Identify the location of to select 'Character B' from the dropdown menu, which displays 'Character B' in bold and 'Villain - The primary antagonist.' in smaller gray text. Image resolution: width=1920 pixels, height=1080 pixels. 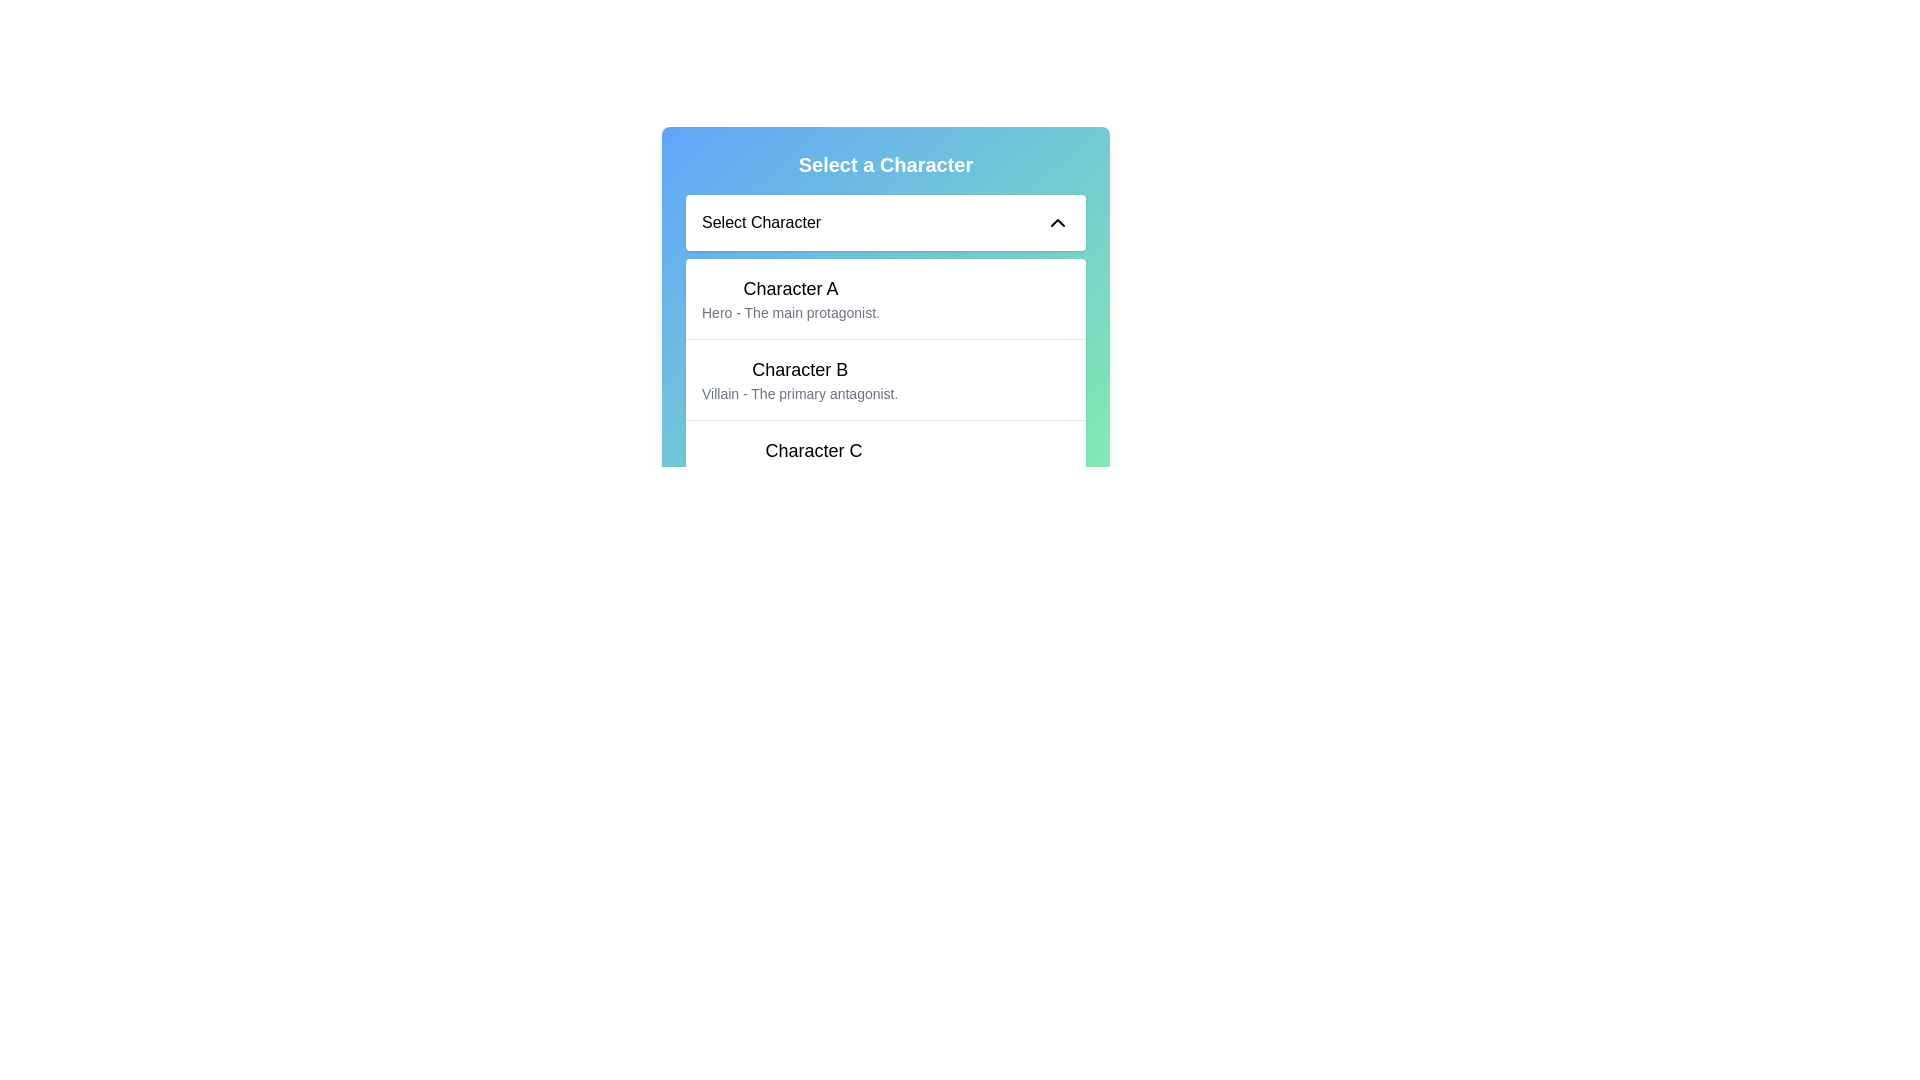
(800, 380).